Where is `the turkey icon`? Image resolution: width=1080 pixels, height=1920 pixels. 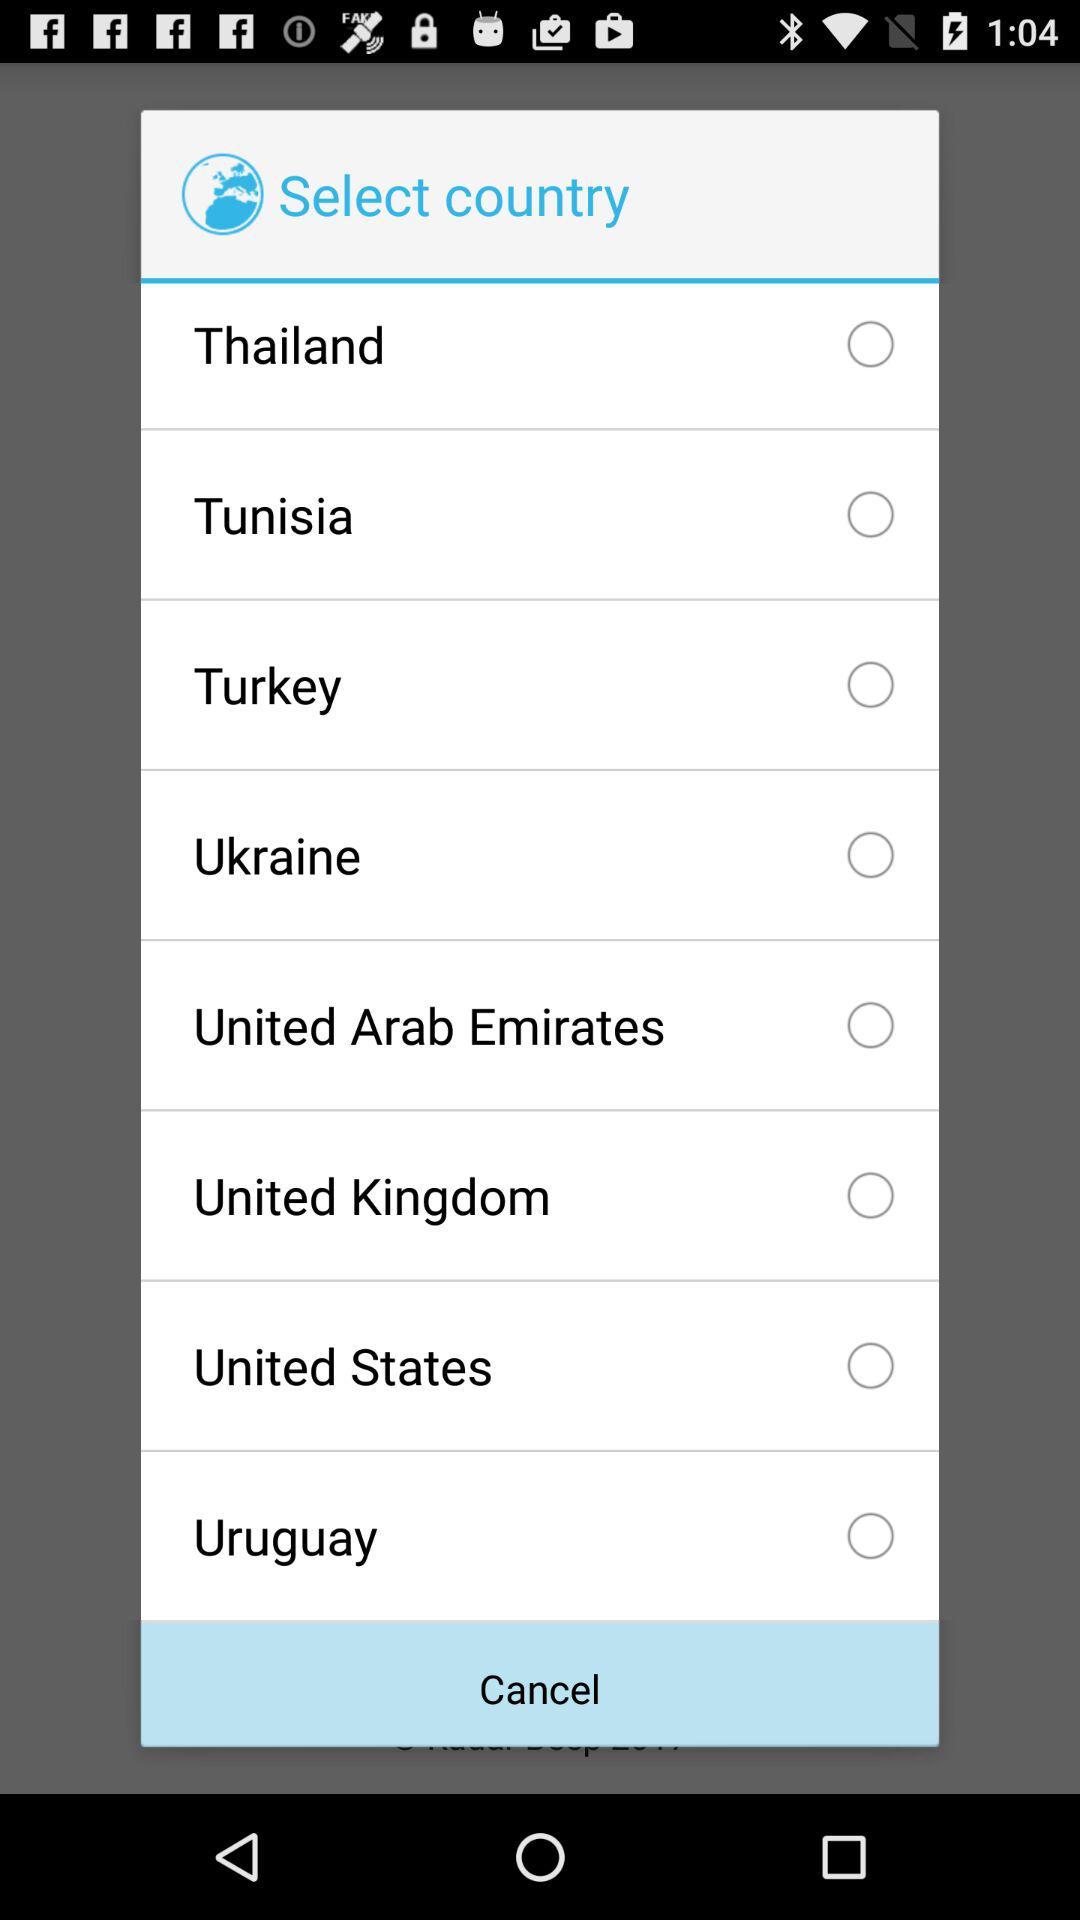 the turkey icon is located at coordinates (540, 684).